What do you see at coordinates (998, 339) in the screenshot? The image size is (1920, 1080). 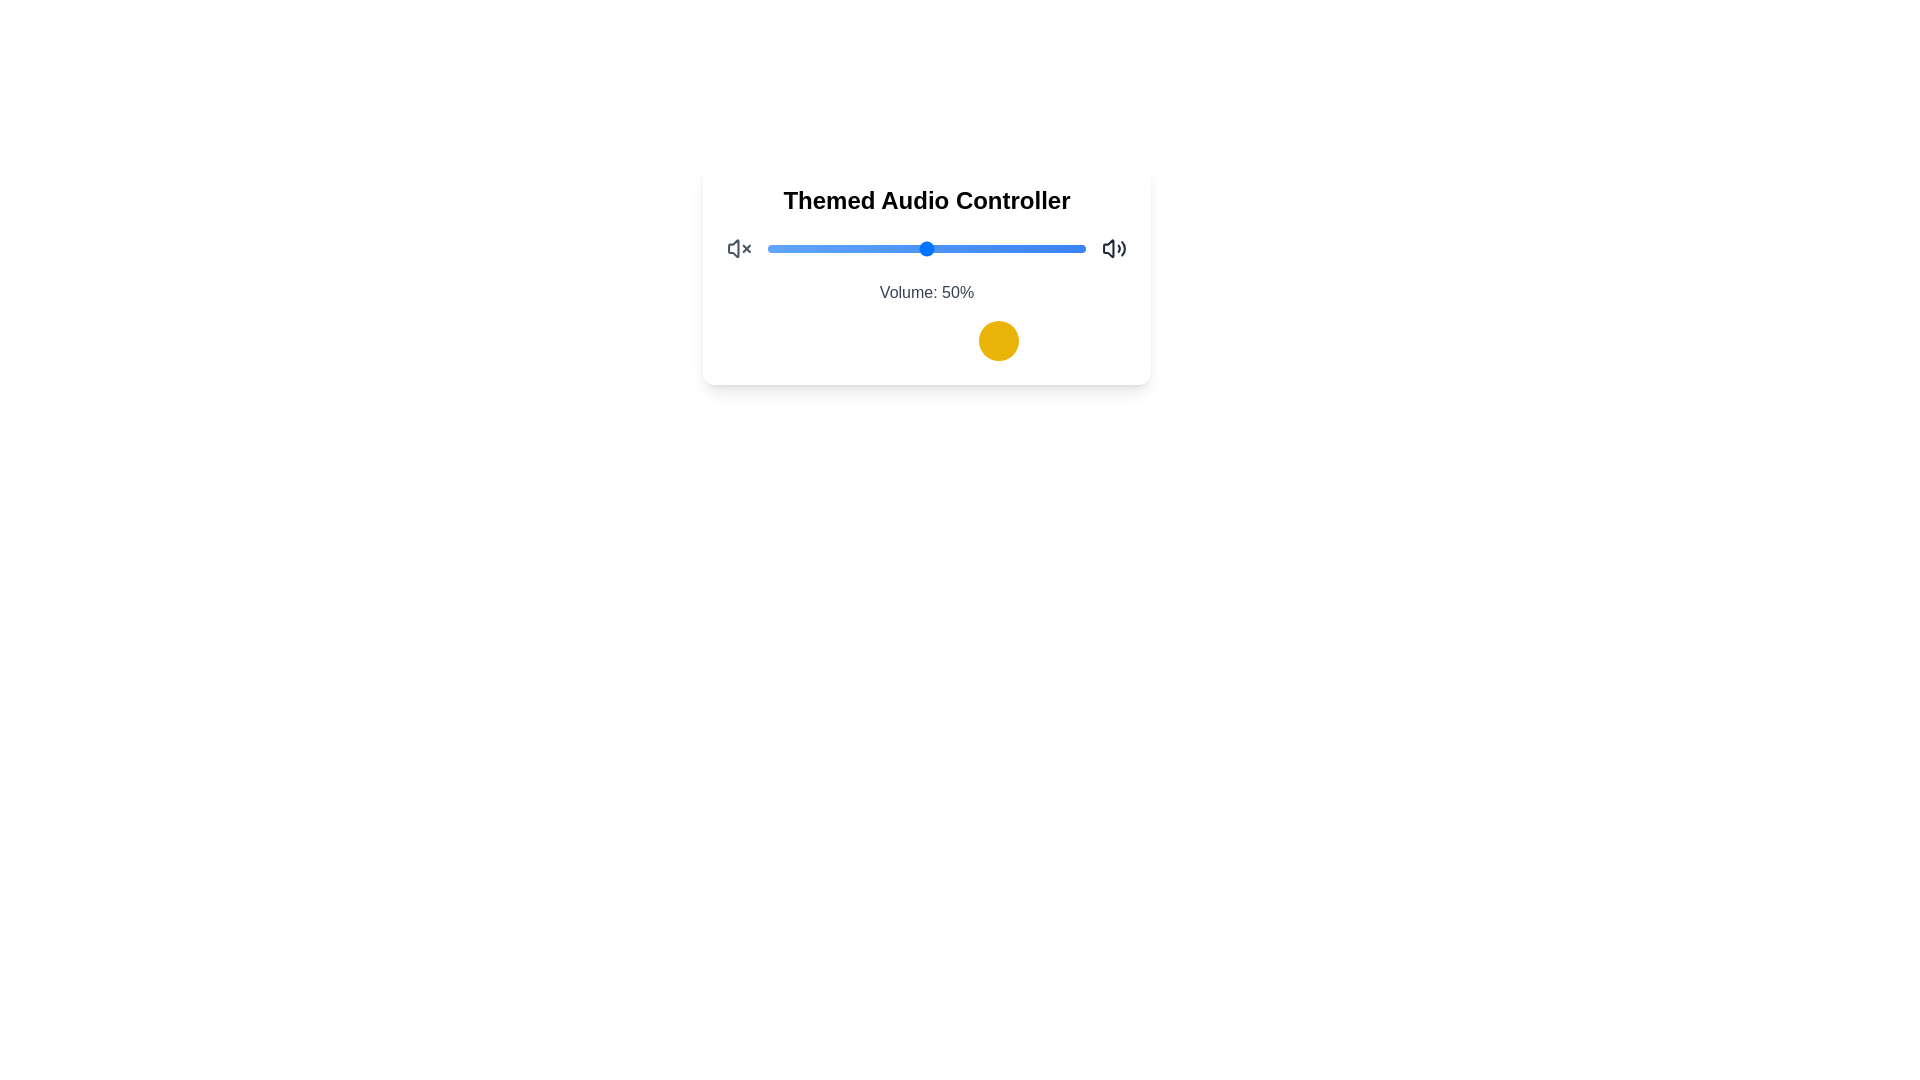 I see `the yellow button to change the theme` at bounding box center [998, 339].